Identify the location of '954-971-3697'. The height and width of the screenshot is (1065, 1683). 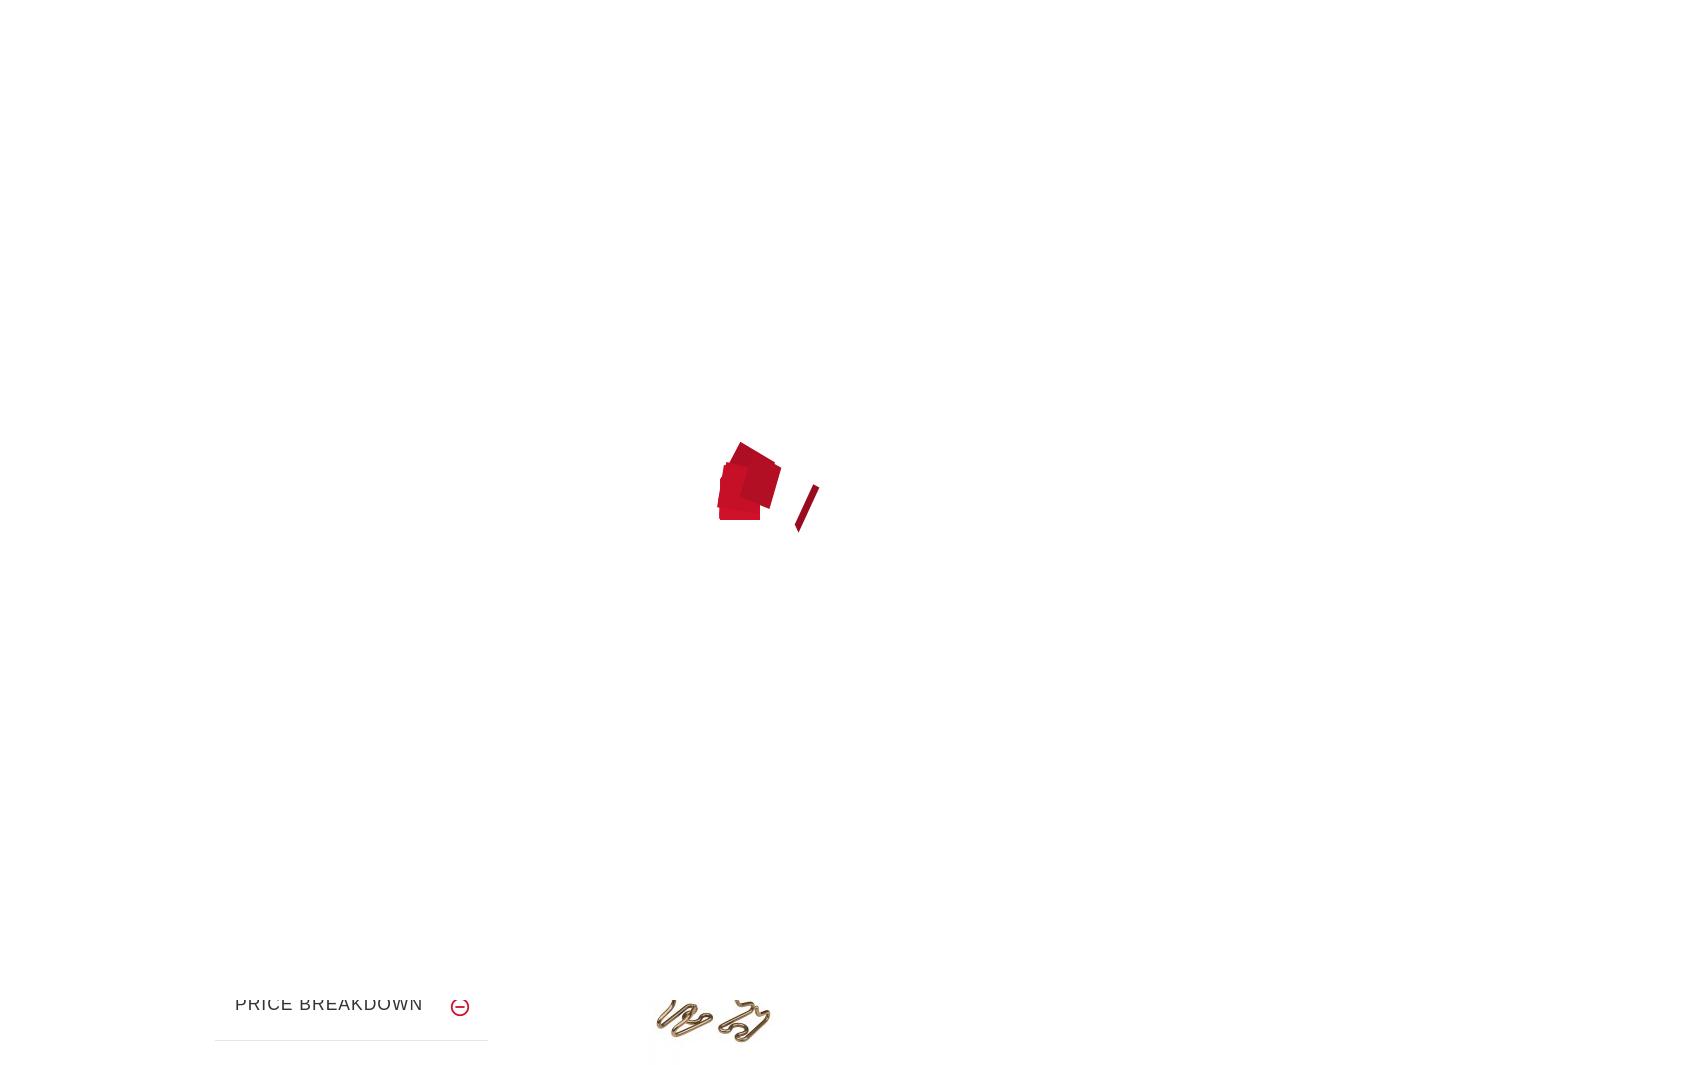
(1187, 117).